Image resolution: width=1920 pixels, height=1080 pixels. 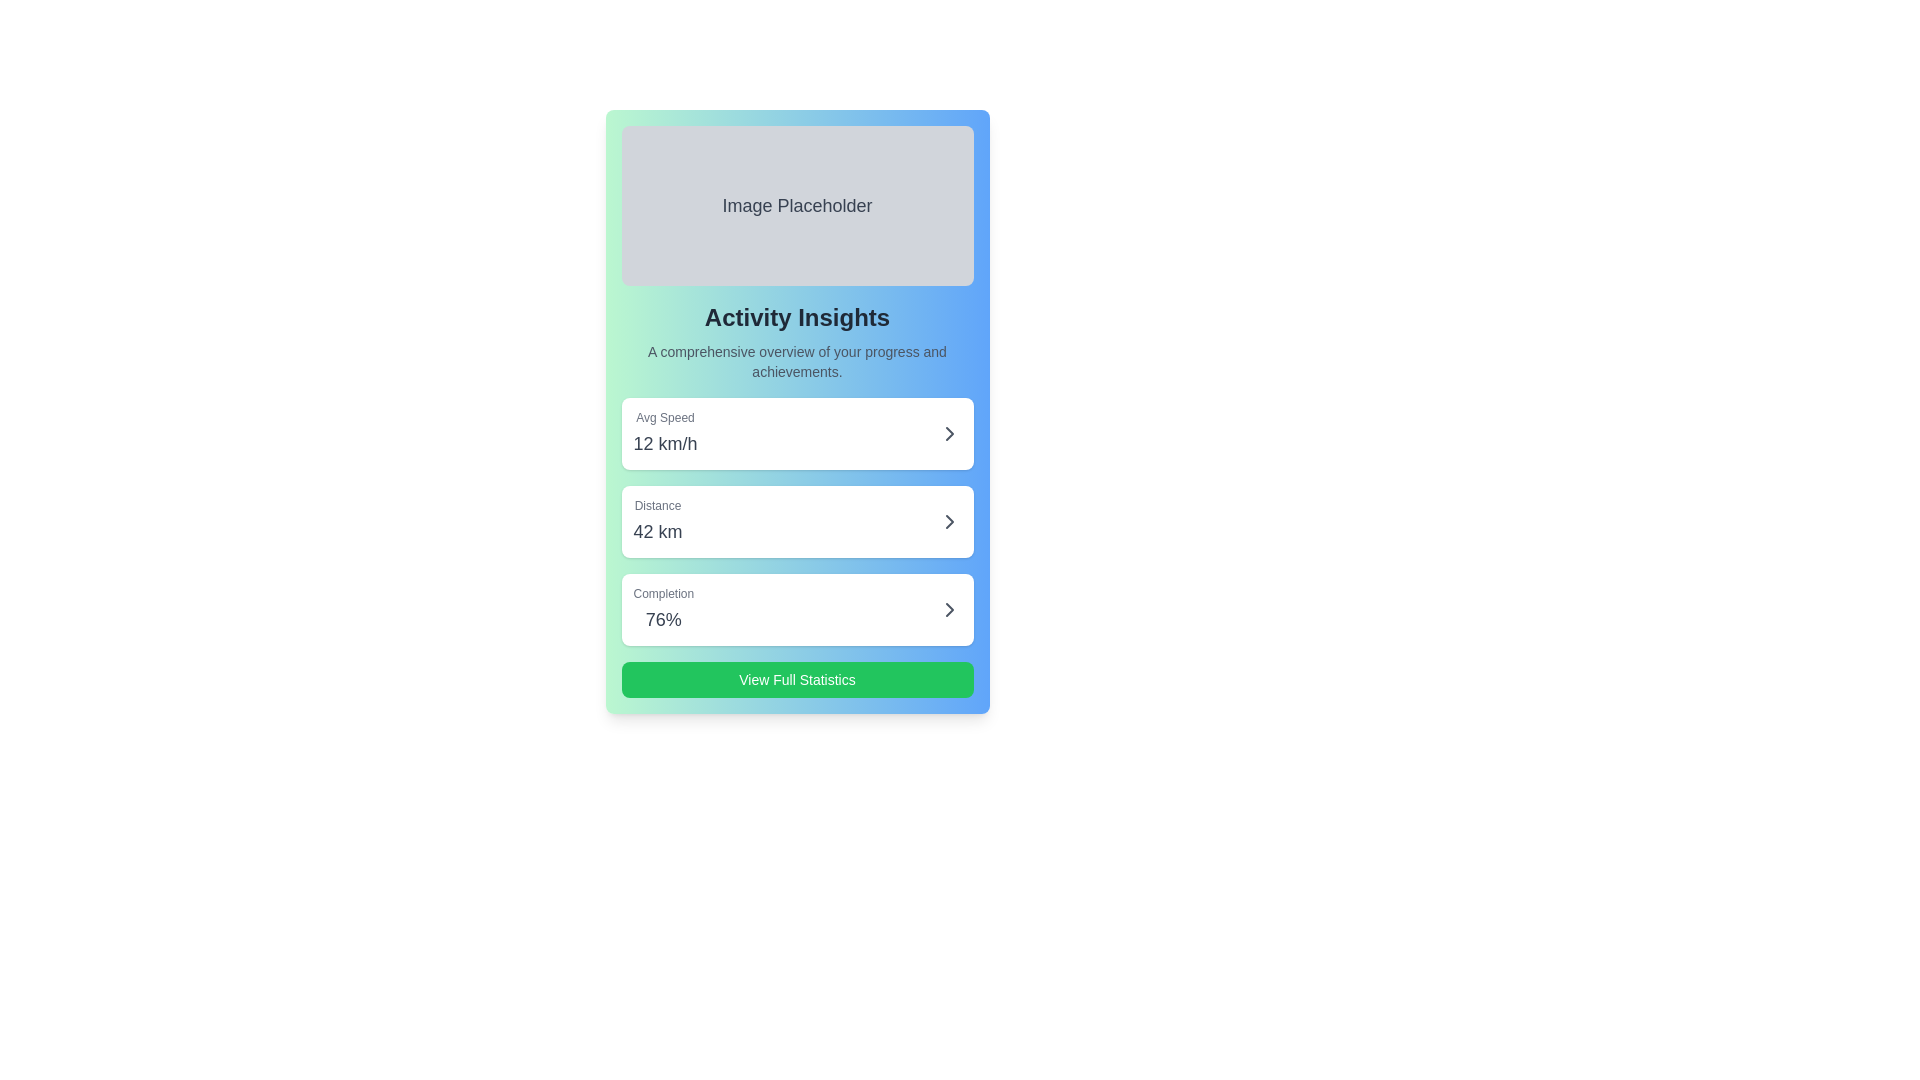 I want to click on the label displaying '76%' which is styled in bold gray text and positioned below the 'Completion' label, so click(x=663, y=619).